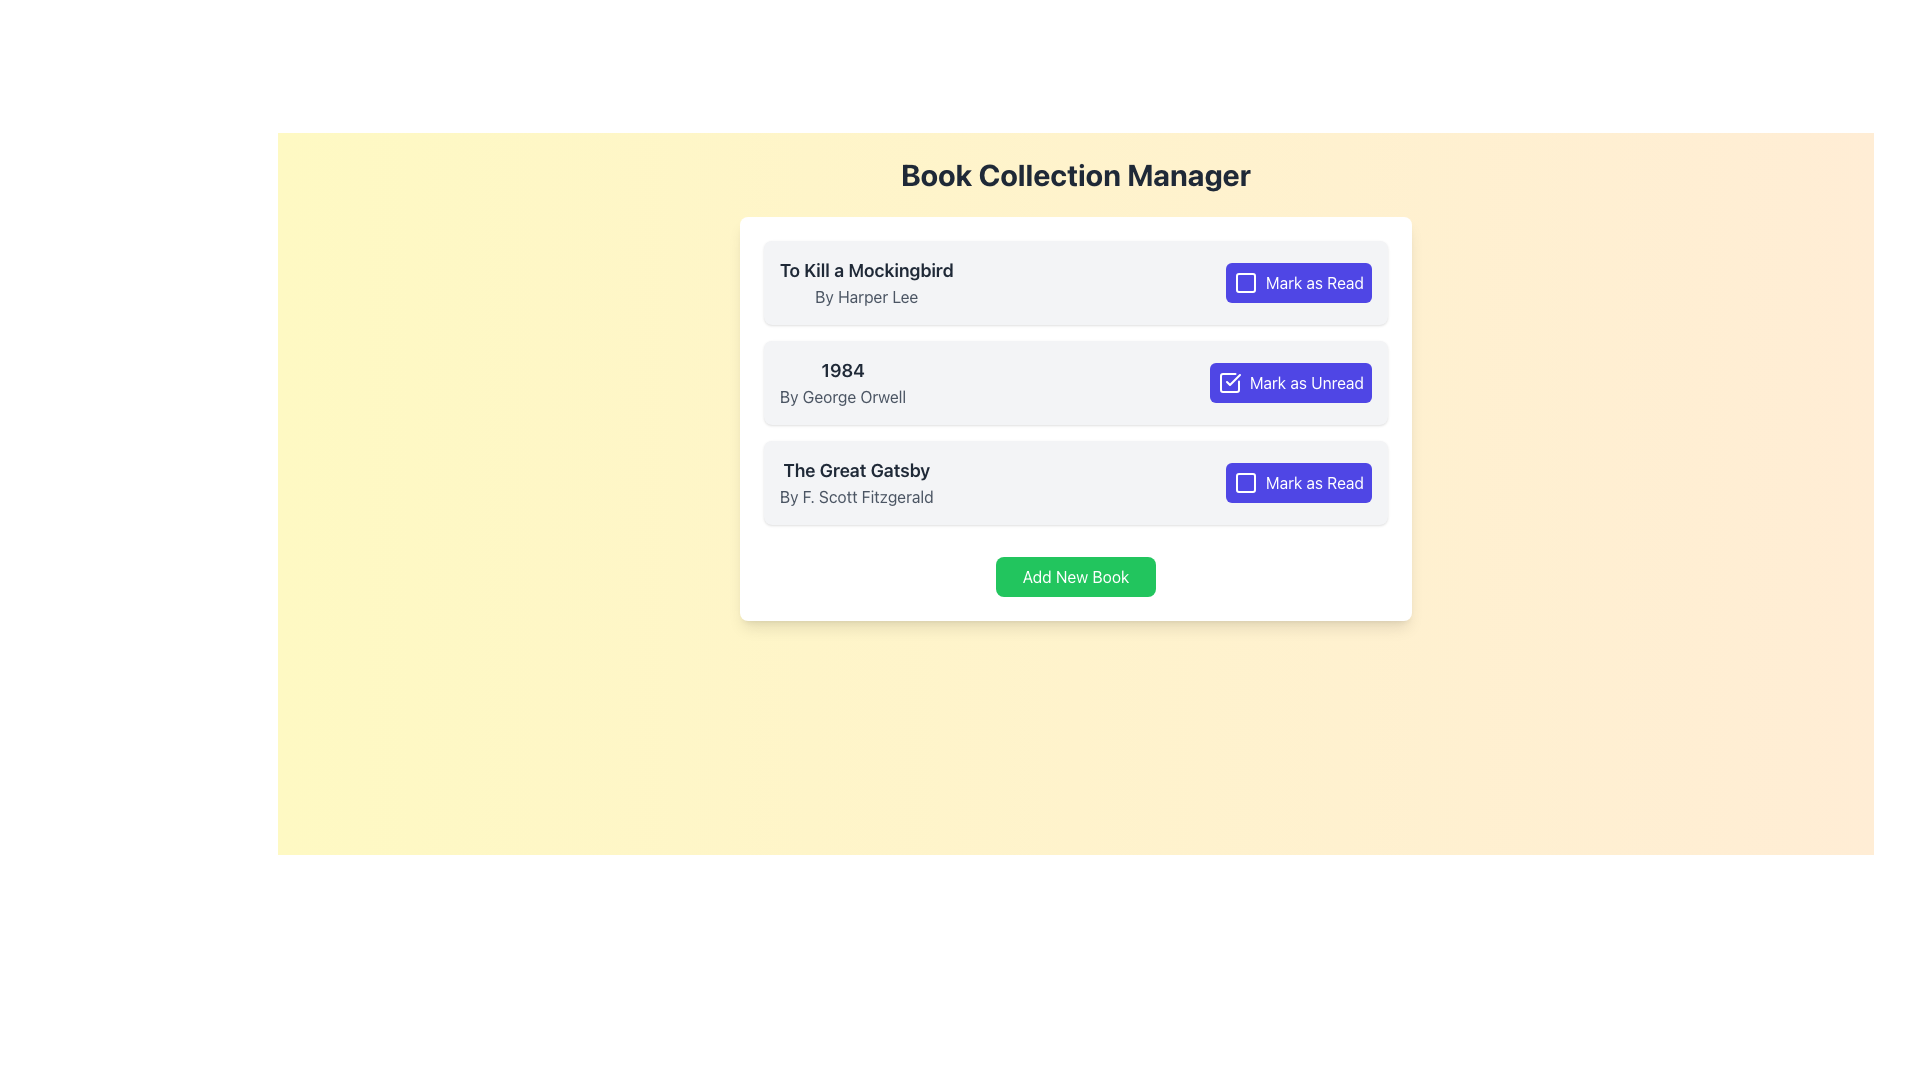 Image resolution: width=1920 pixels, height=1080 pixels. What do you see at coordinates (1228, 382) in the screenshot?
I see `the small square checkmark icon with a purple background and white checkmark, located to the left of the 'Mark as Unread' button for the book '1984' by George Orwell` at bounding box center [1228, 382].